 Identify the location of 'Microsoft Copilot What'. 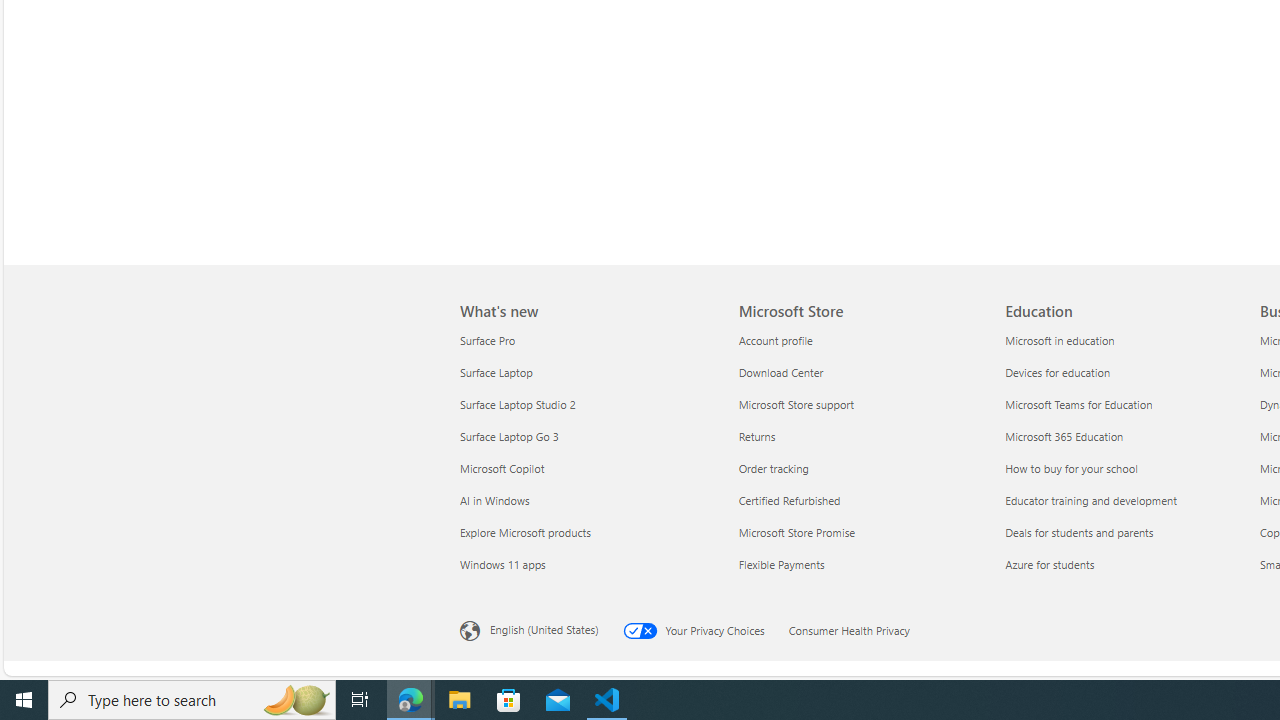
(502, 468).